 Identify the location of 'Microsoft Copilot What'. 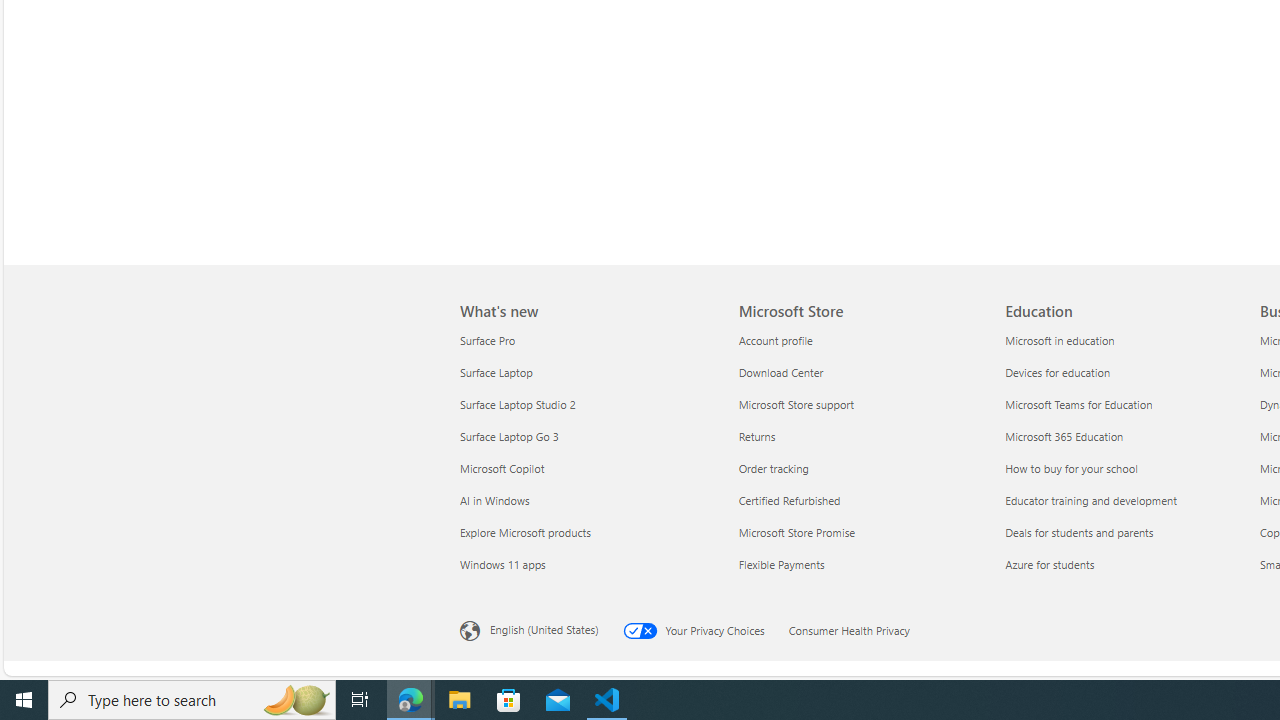
(502, 468).